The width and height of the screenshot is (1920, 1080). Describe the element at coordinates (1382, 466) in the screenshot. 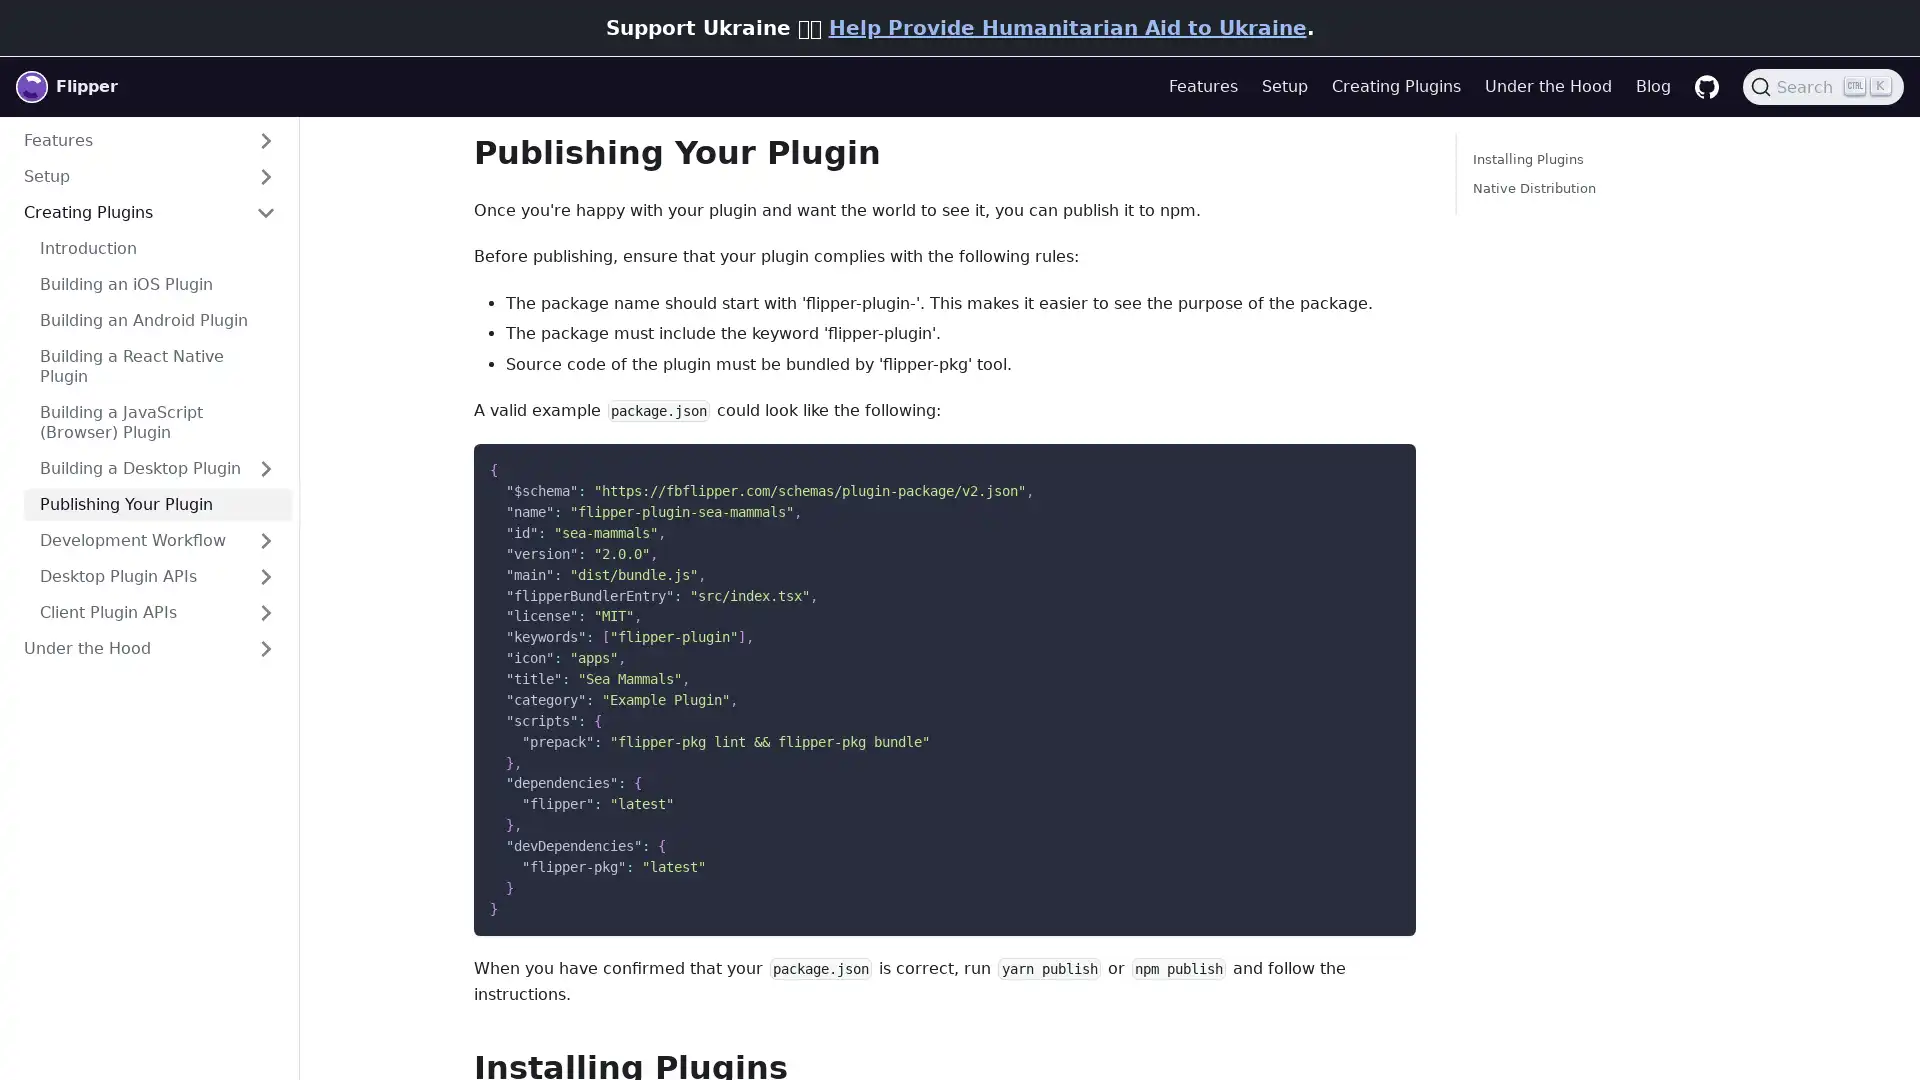

I see `Copy code to clipboard` at that location.